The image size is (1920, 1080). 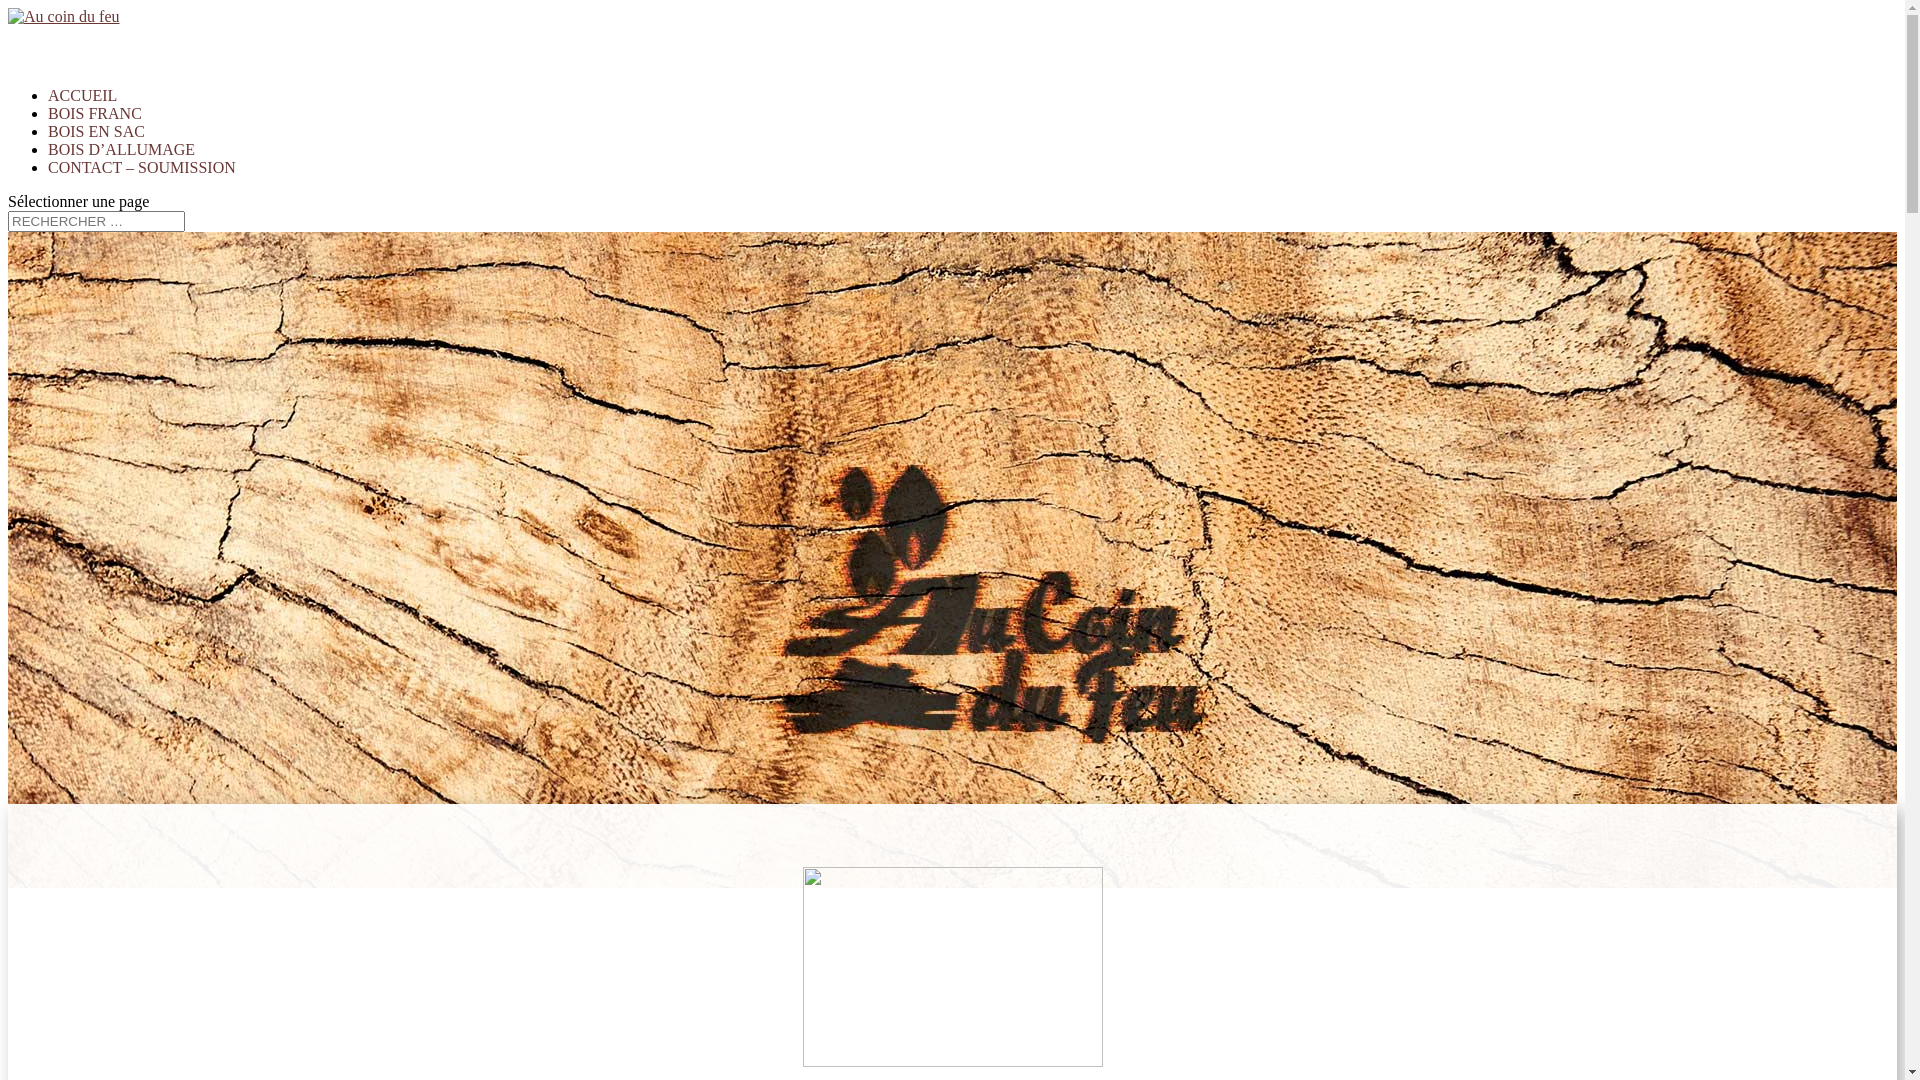 What do you see at coordinates (95, 221) in the screenshot?
I see `'Rechercher:'` at bounding box center [95, 221].